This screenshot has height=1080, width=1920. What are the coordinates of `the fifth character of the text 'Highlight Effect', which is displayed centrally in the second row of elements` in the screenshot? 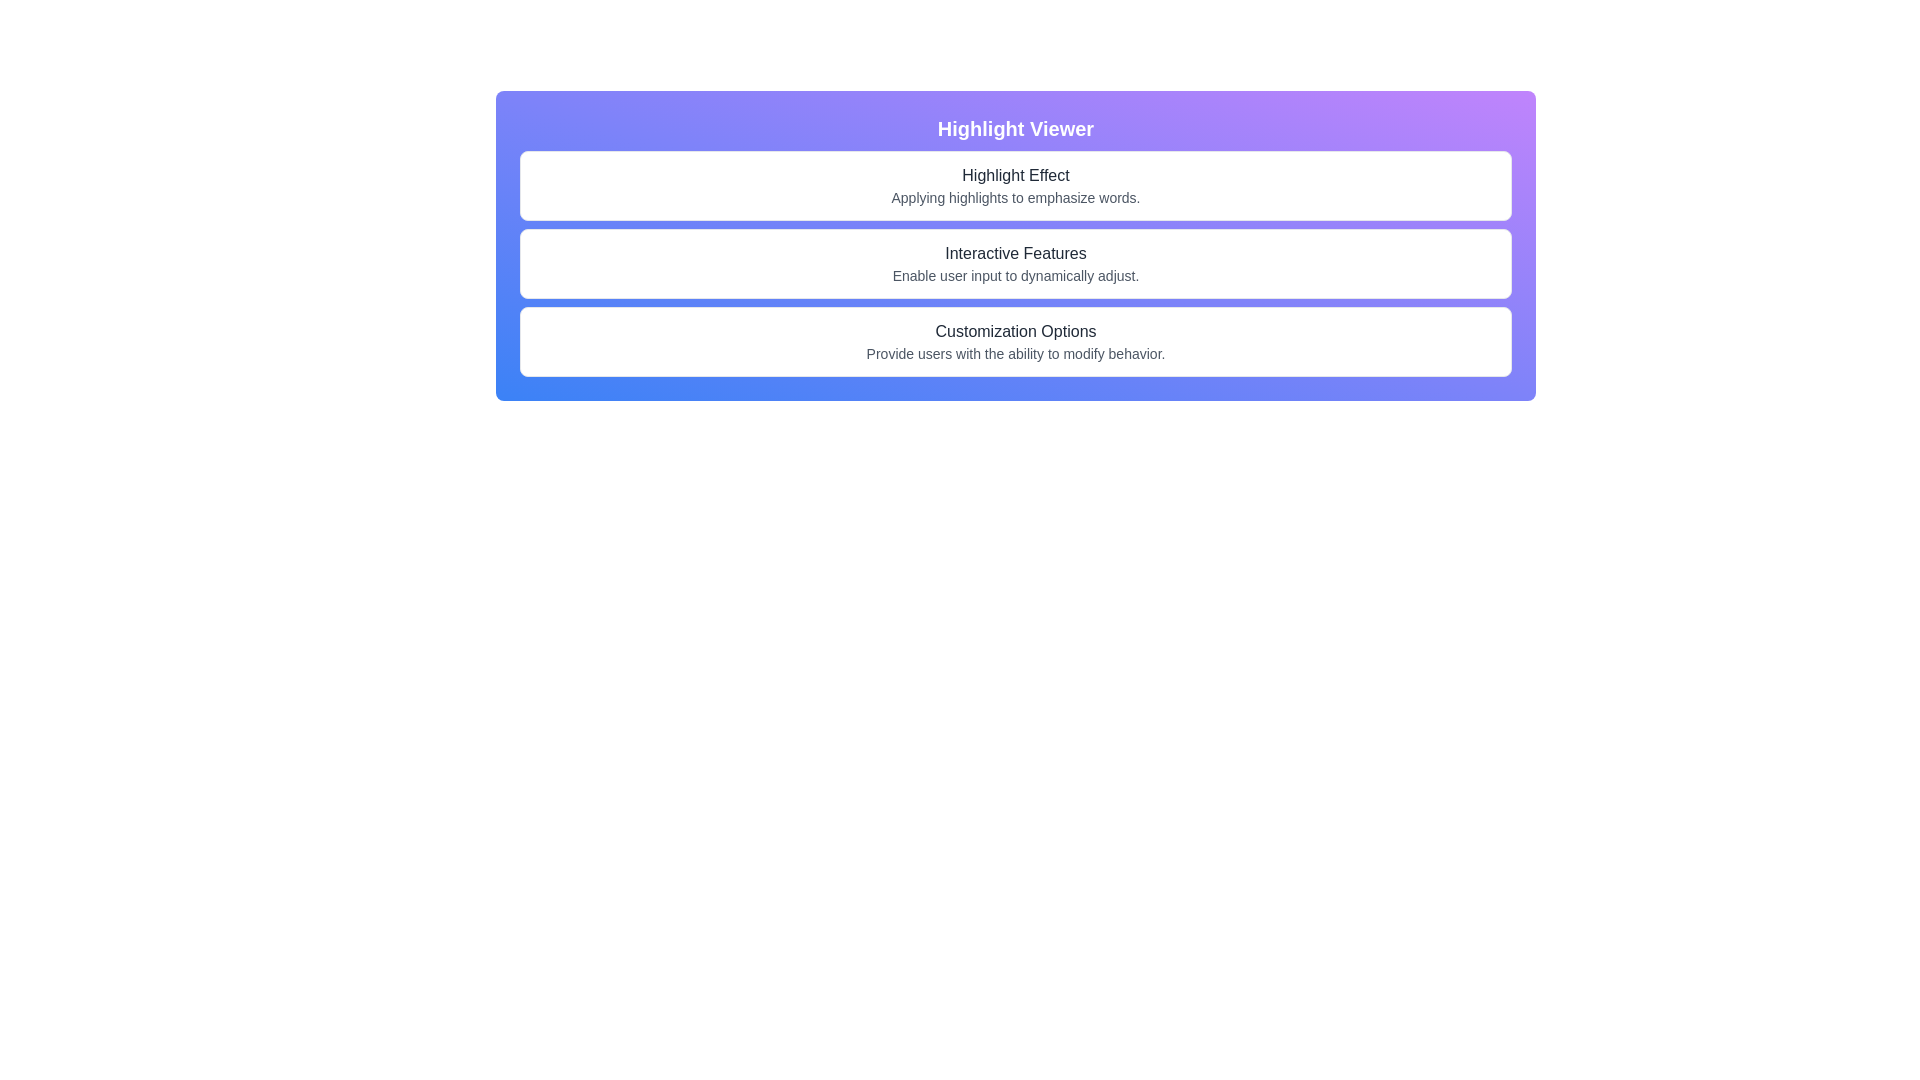 It's located at (997, 174).